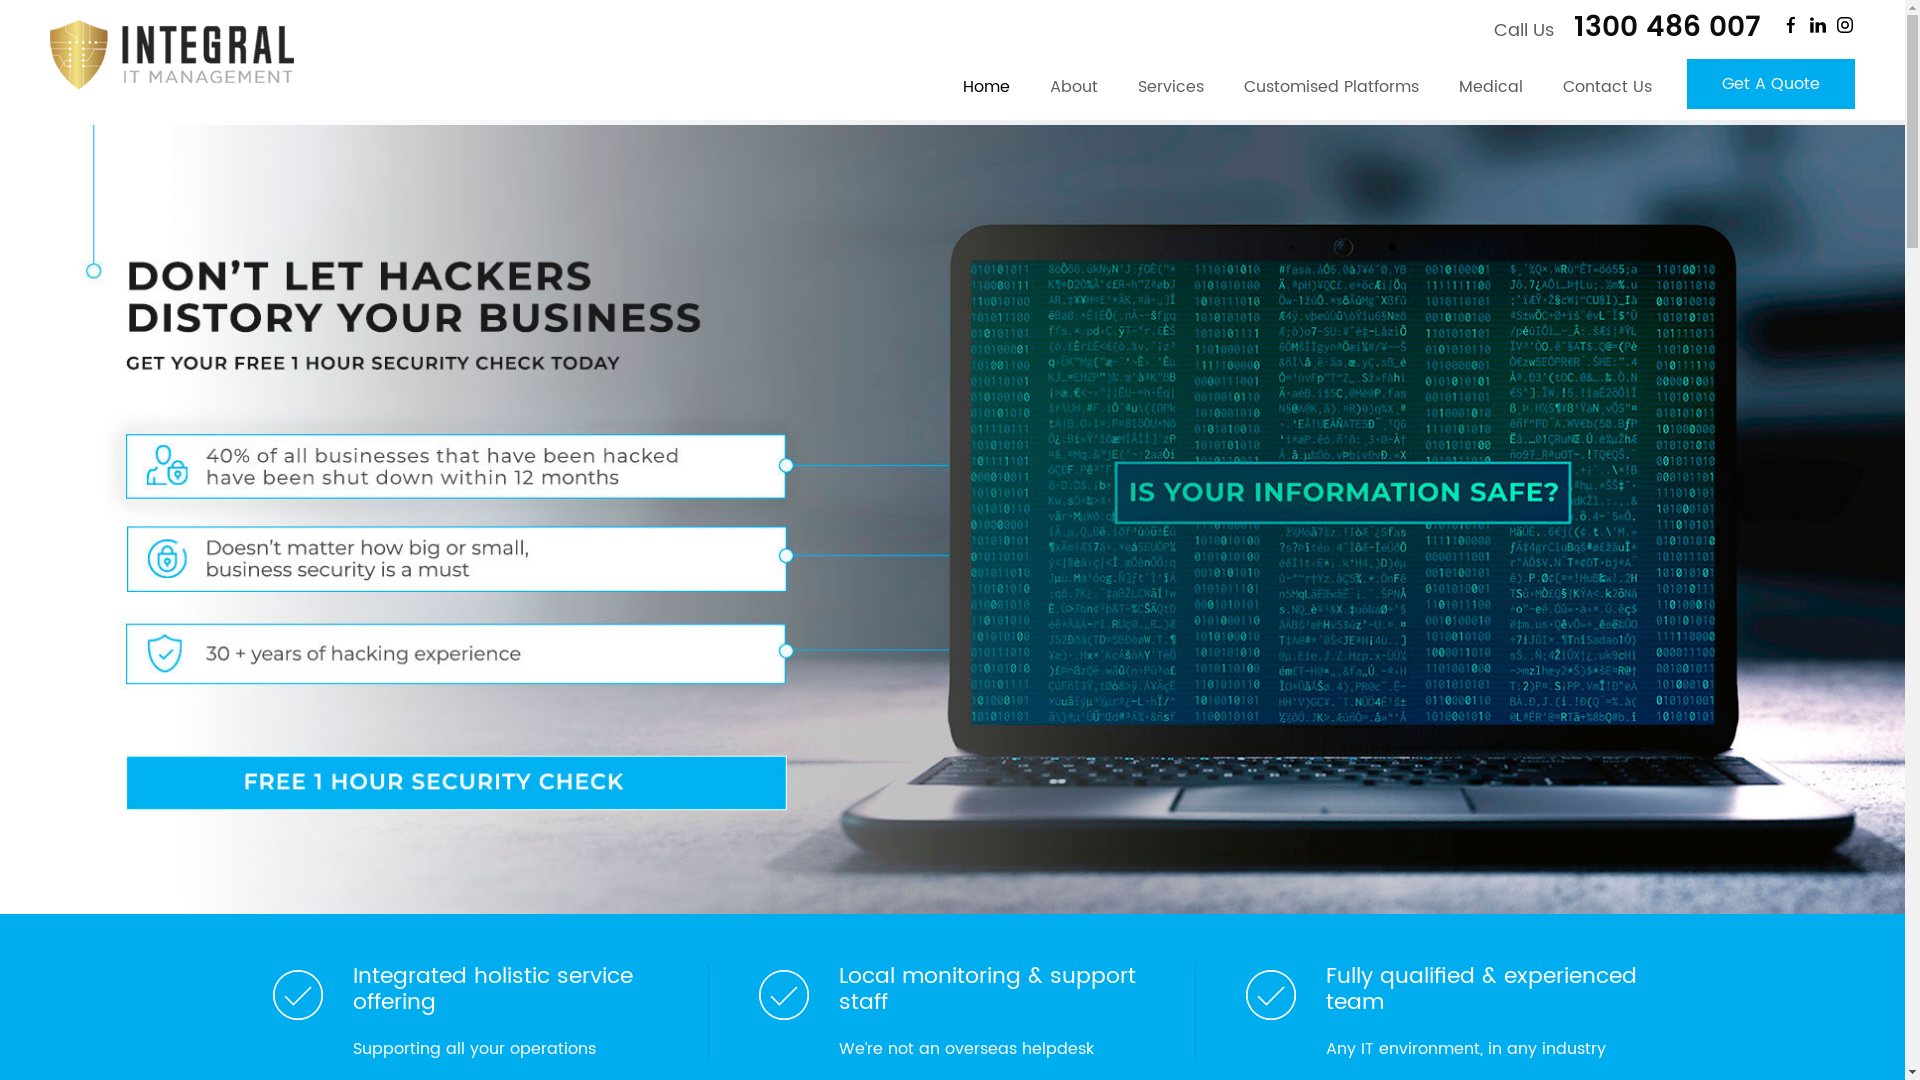 The image size is (1920, 1080). I want to click on '1300 486 007', so click(1660, 27).